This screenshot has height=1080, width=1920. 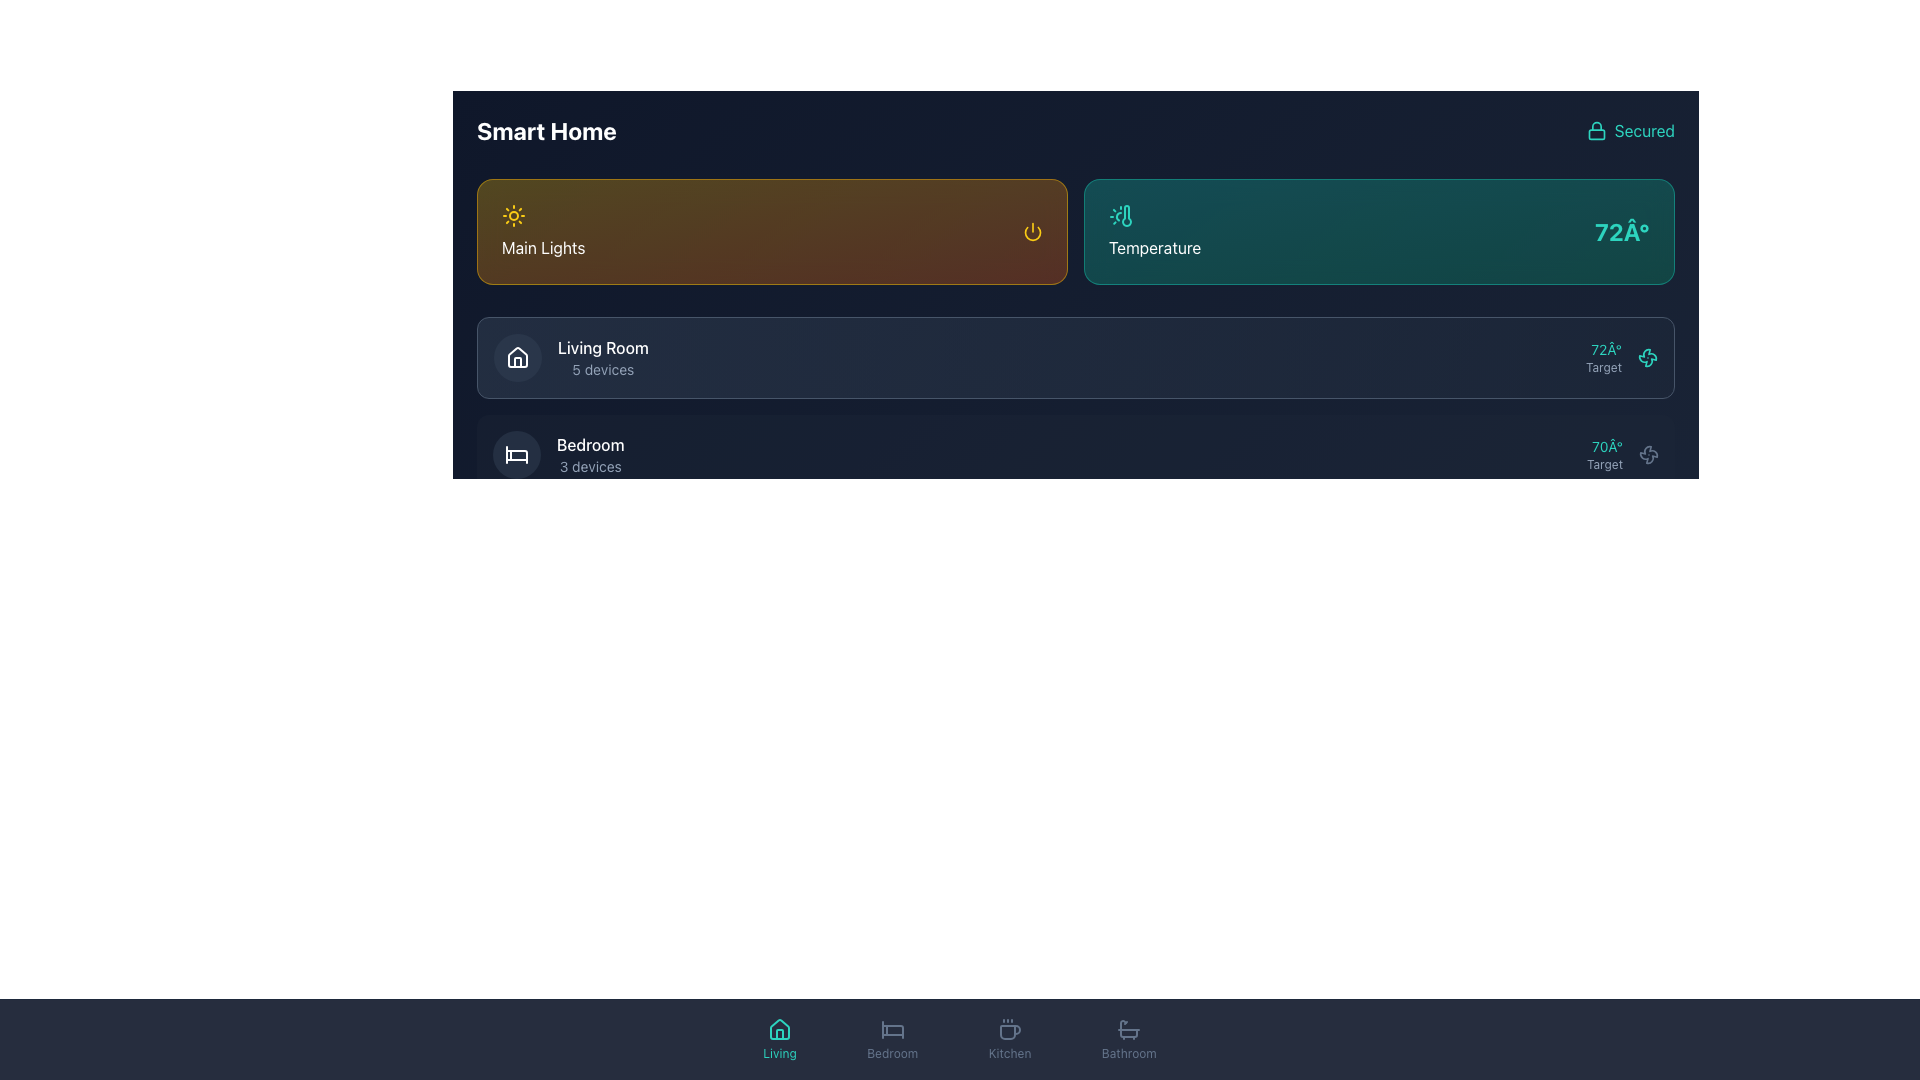 I want to click on the Static Label indicating security status, positioned in the top-right corner of the main interface, so click(x=1644, y=131).